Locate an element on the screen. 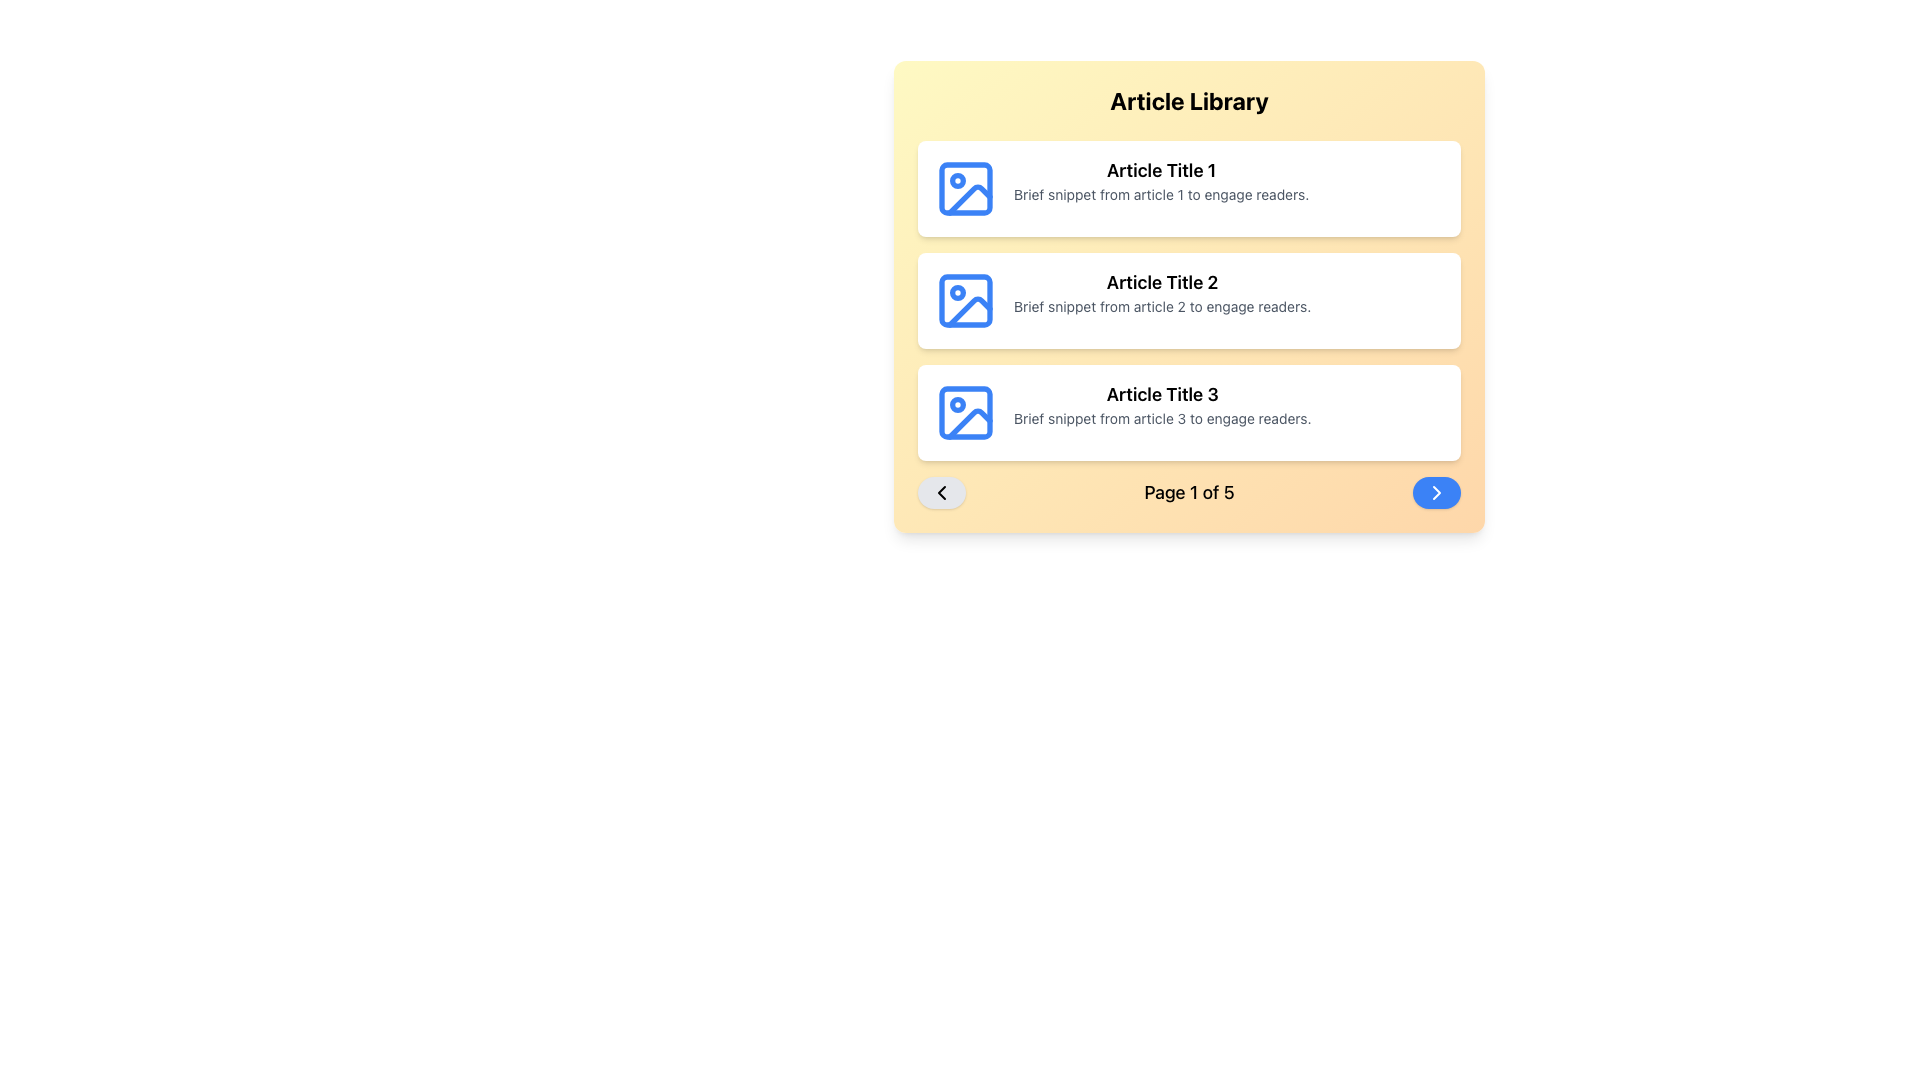  the text title of the first article in the list is located at coordinates (1161, 169).